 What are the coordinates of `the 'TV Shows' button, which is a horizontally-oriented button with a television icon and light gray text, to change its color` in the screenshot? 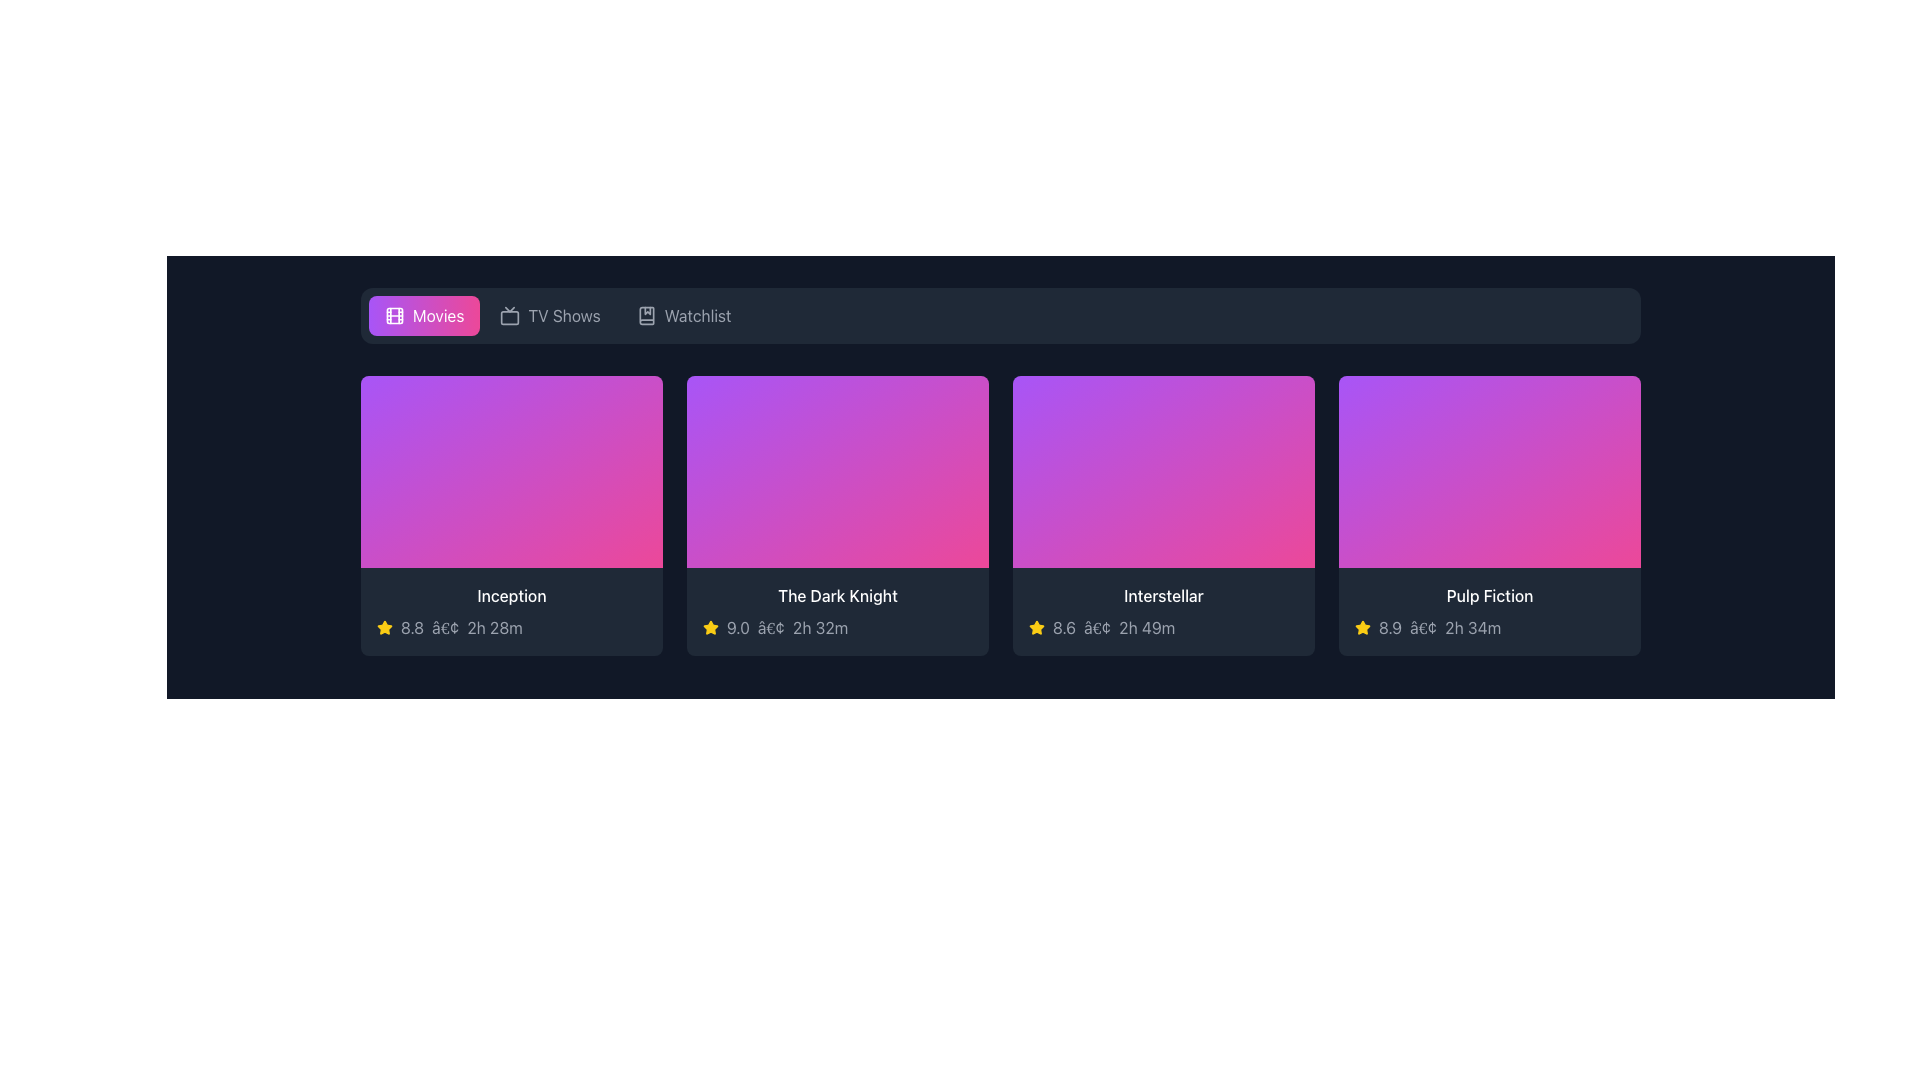 It's located at (550, 315).